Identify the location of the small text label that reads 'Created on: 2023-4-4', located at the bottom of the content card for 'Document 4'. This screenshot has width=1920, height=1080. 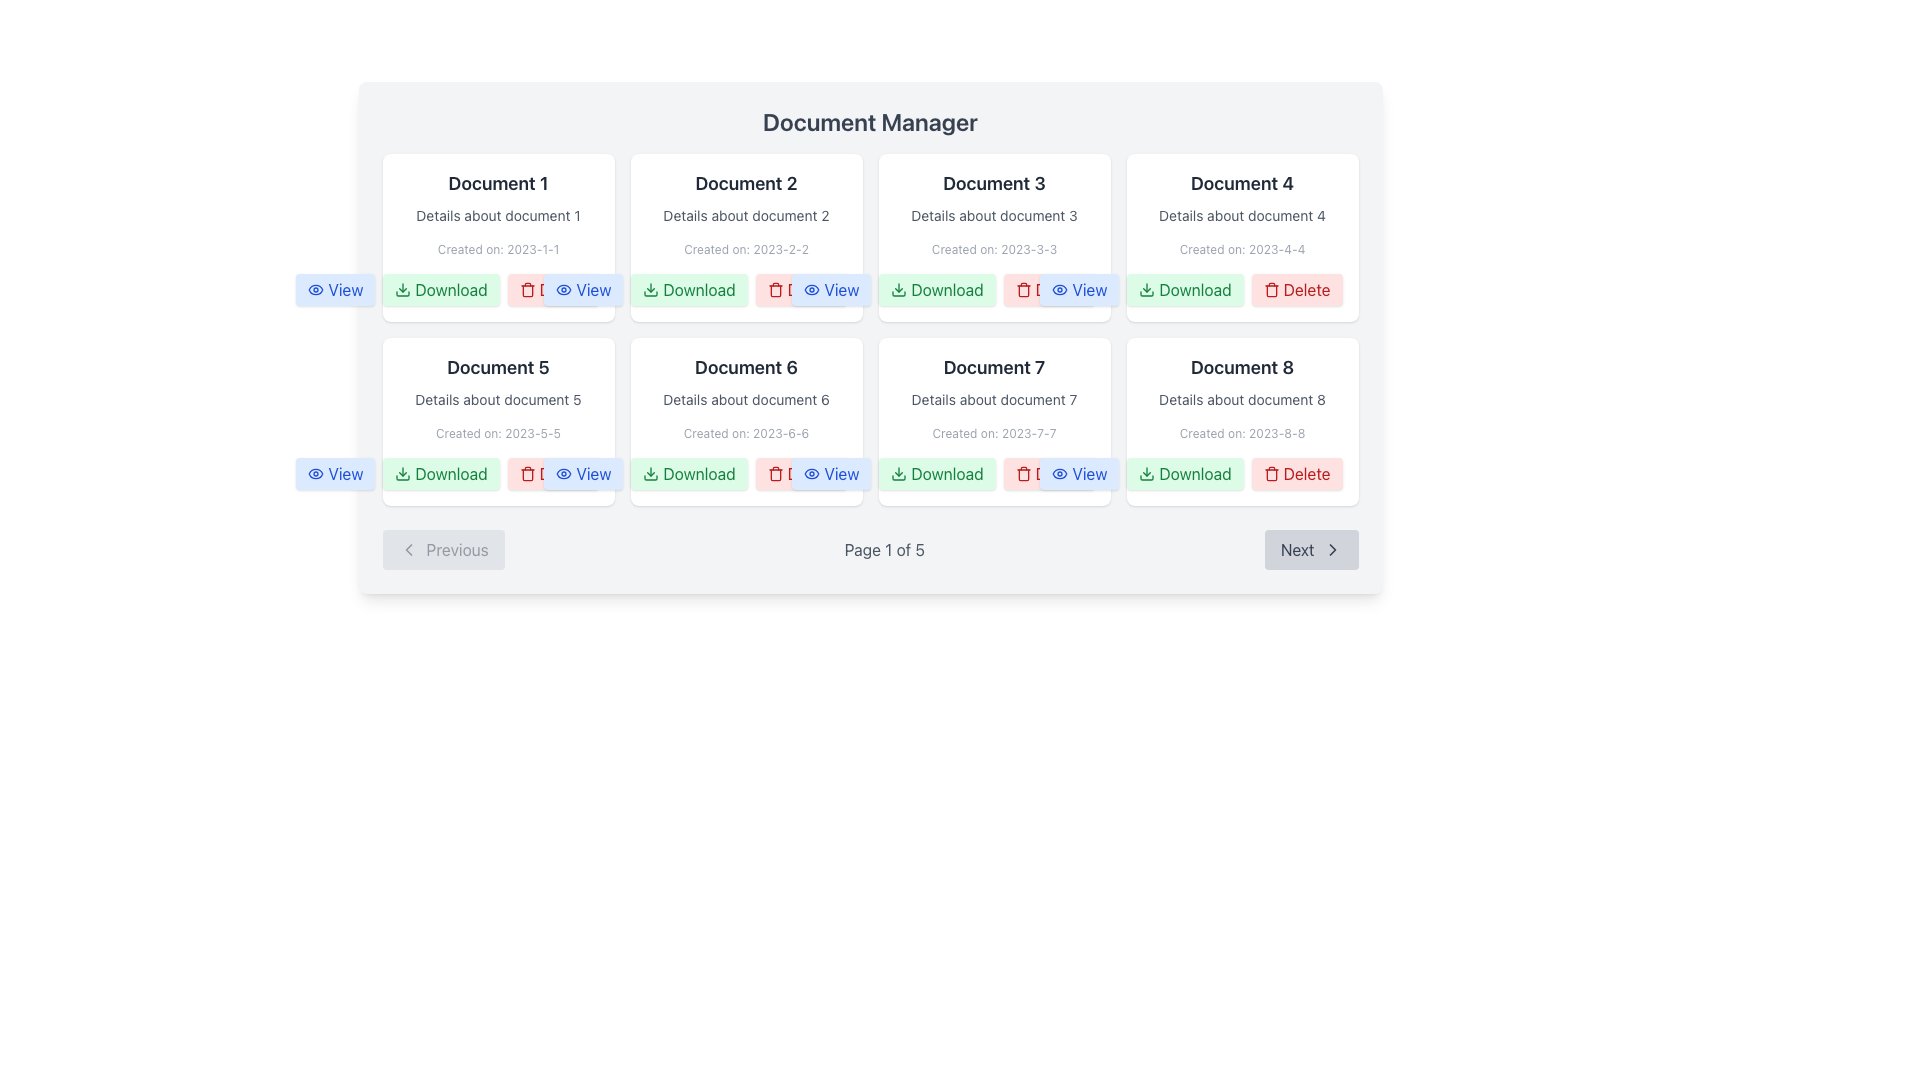
(1241, 249).